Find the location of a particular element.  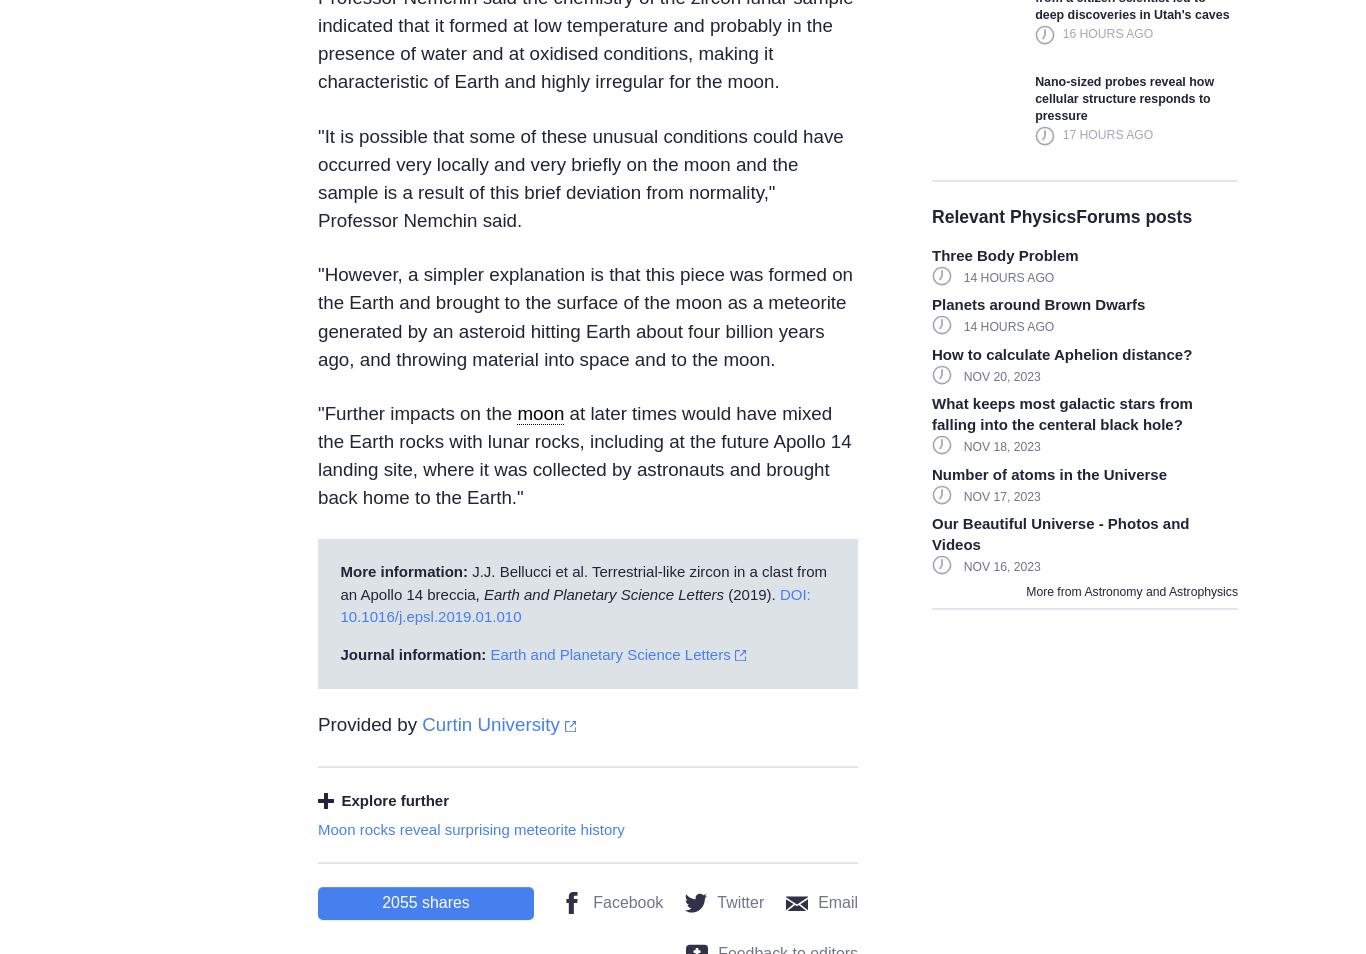

'More information:' is located at coordinates (403, 570).